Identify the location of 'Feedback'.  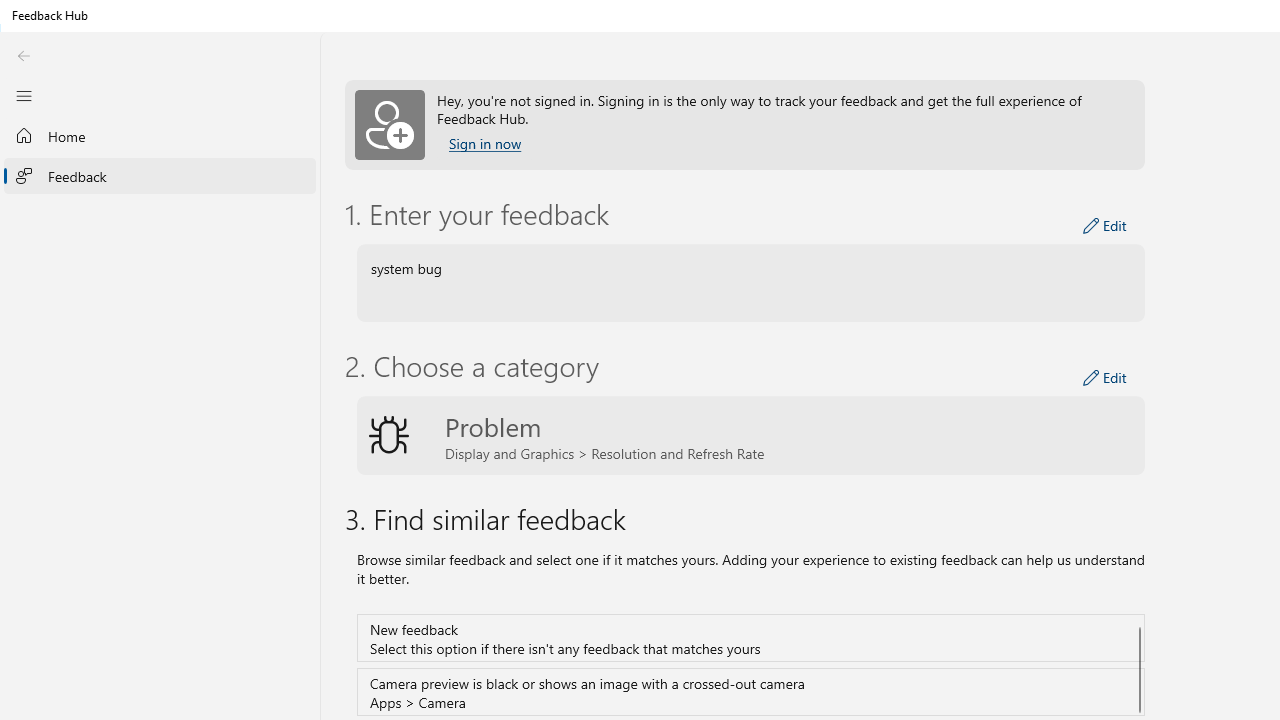
(160, 174).